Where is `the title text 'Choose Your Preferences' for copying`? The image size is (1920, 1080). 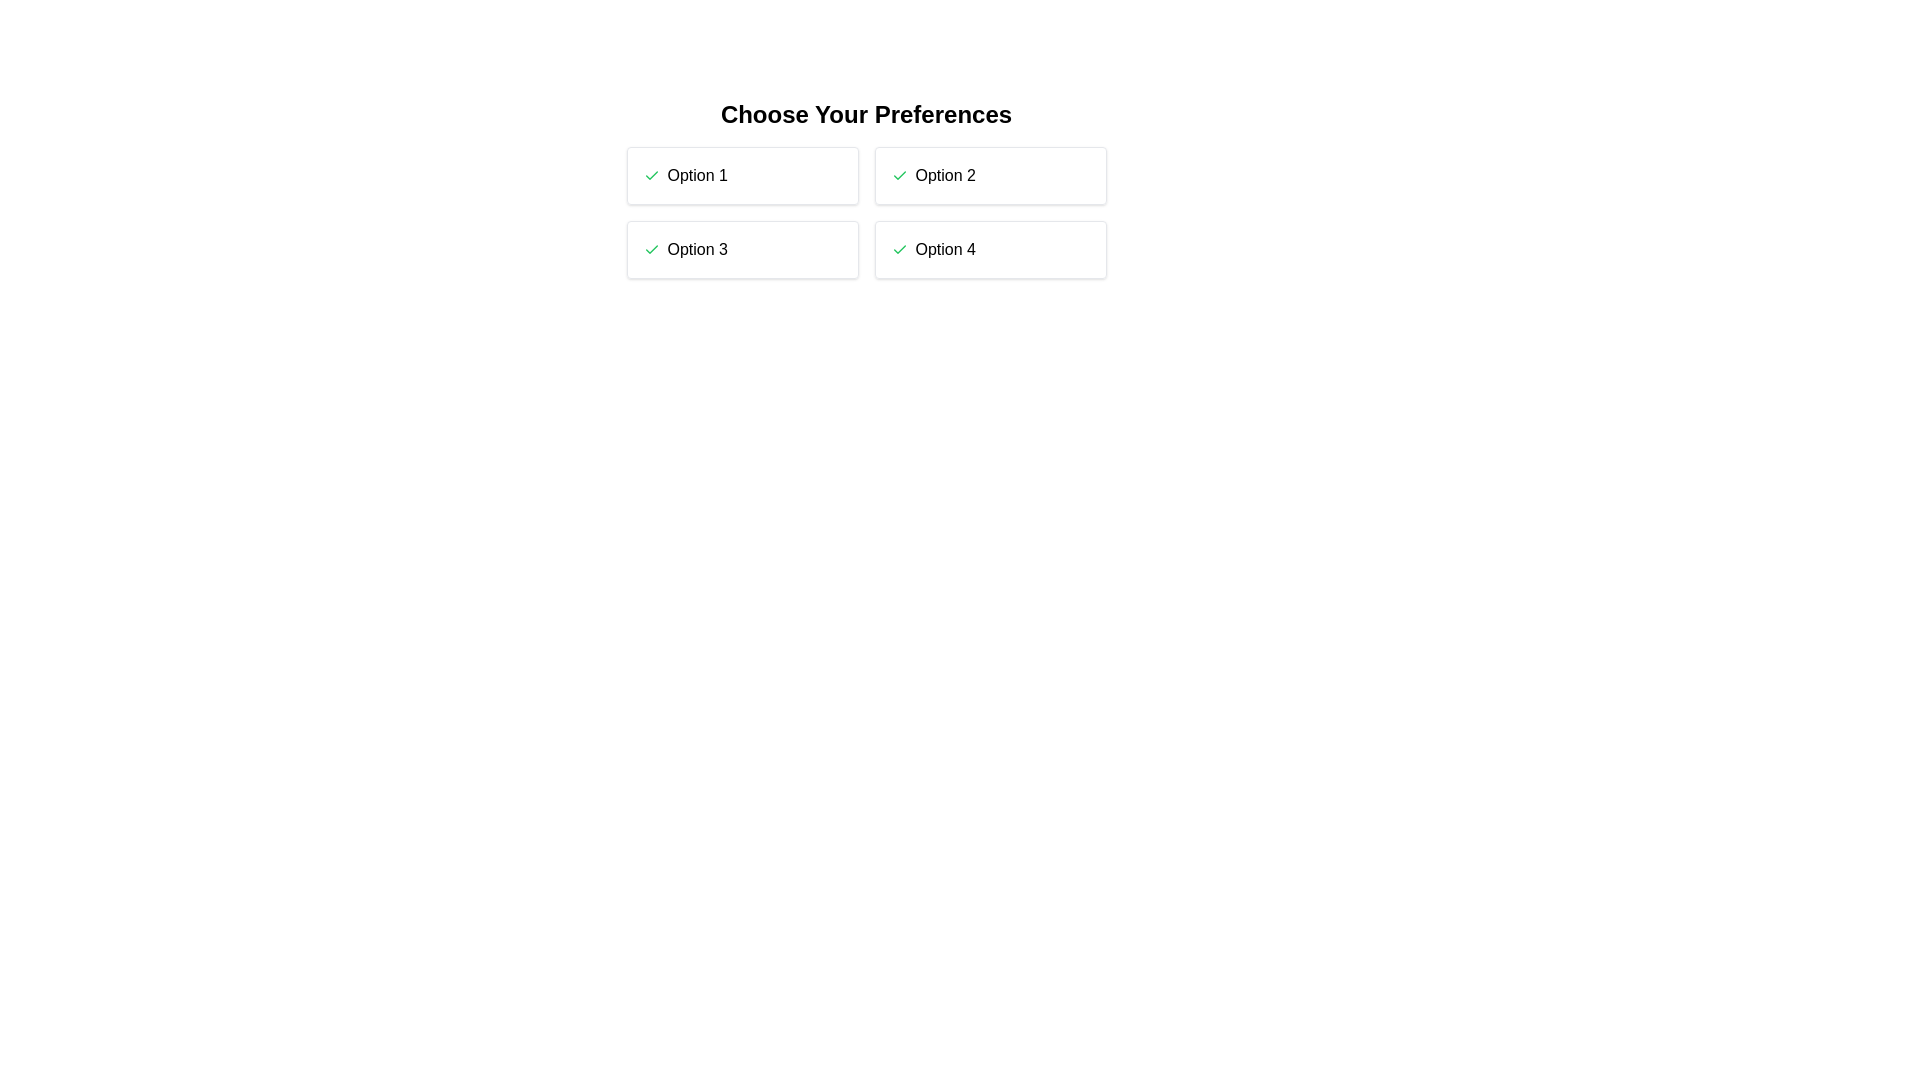 the title text 'Choose Your Preferences' for copying is located at coordinates (866, 115).